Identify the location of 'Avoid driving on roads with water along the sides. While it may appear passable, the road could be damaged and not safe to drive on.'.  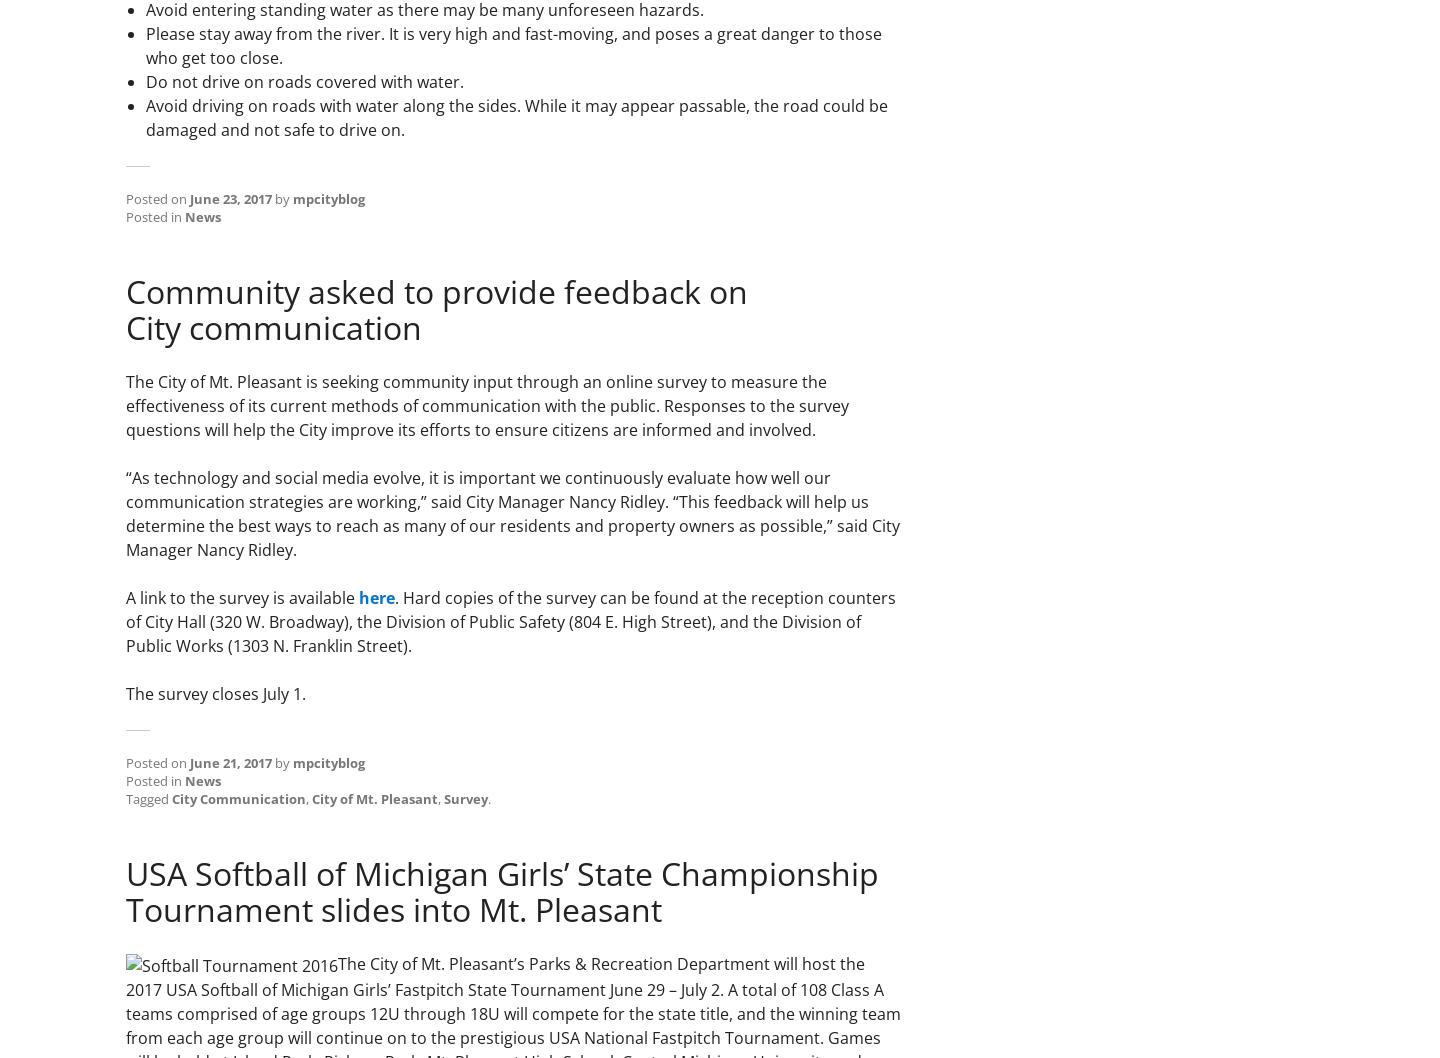
(515, 116).